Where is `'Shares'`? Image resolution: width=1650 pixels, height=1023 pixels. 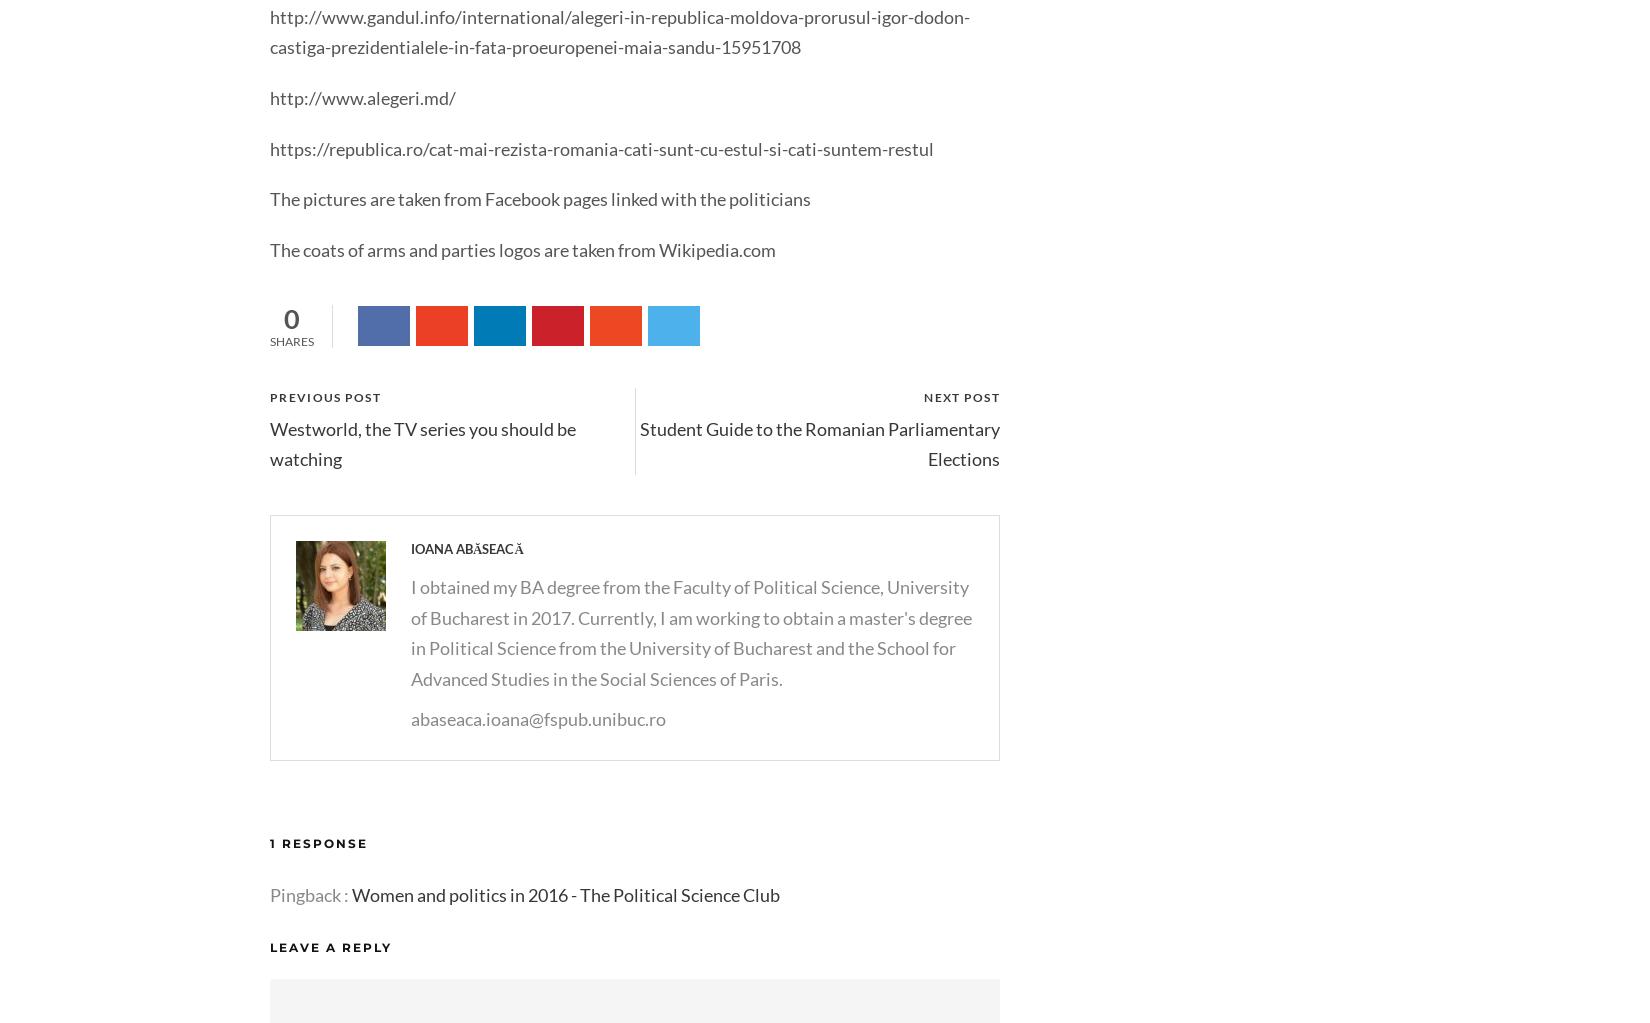 'Shares' is located at coordinates (292, 341).